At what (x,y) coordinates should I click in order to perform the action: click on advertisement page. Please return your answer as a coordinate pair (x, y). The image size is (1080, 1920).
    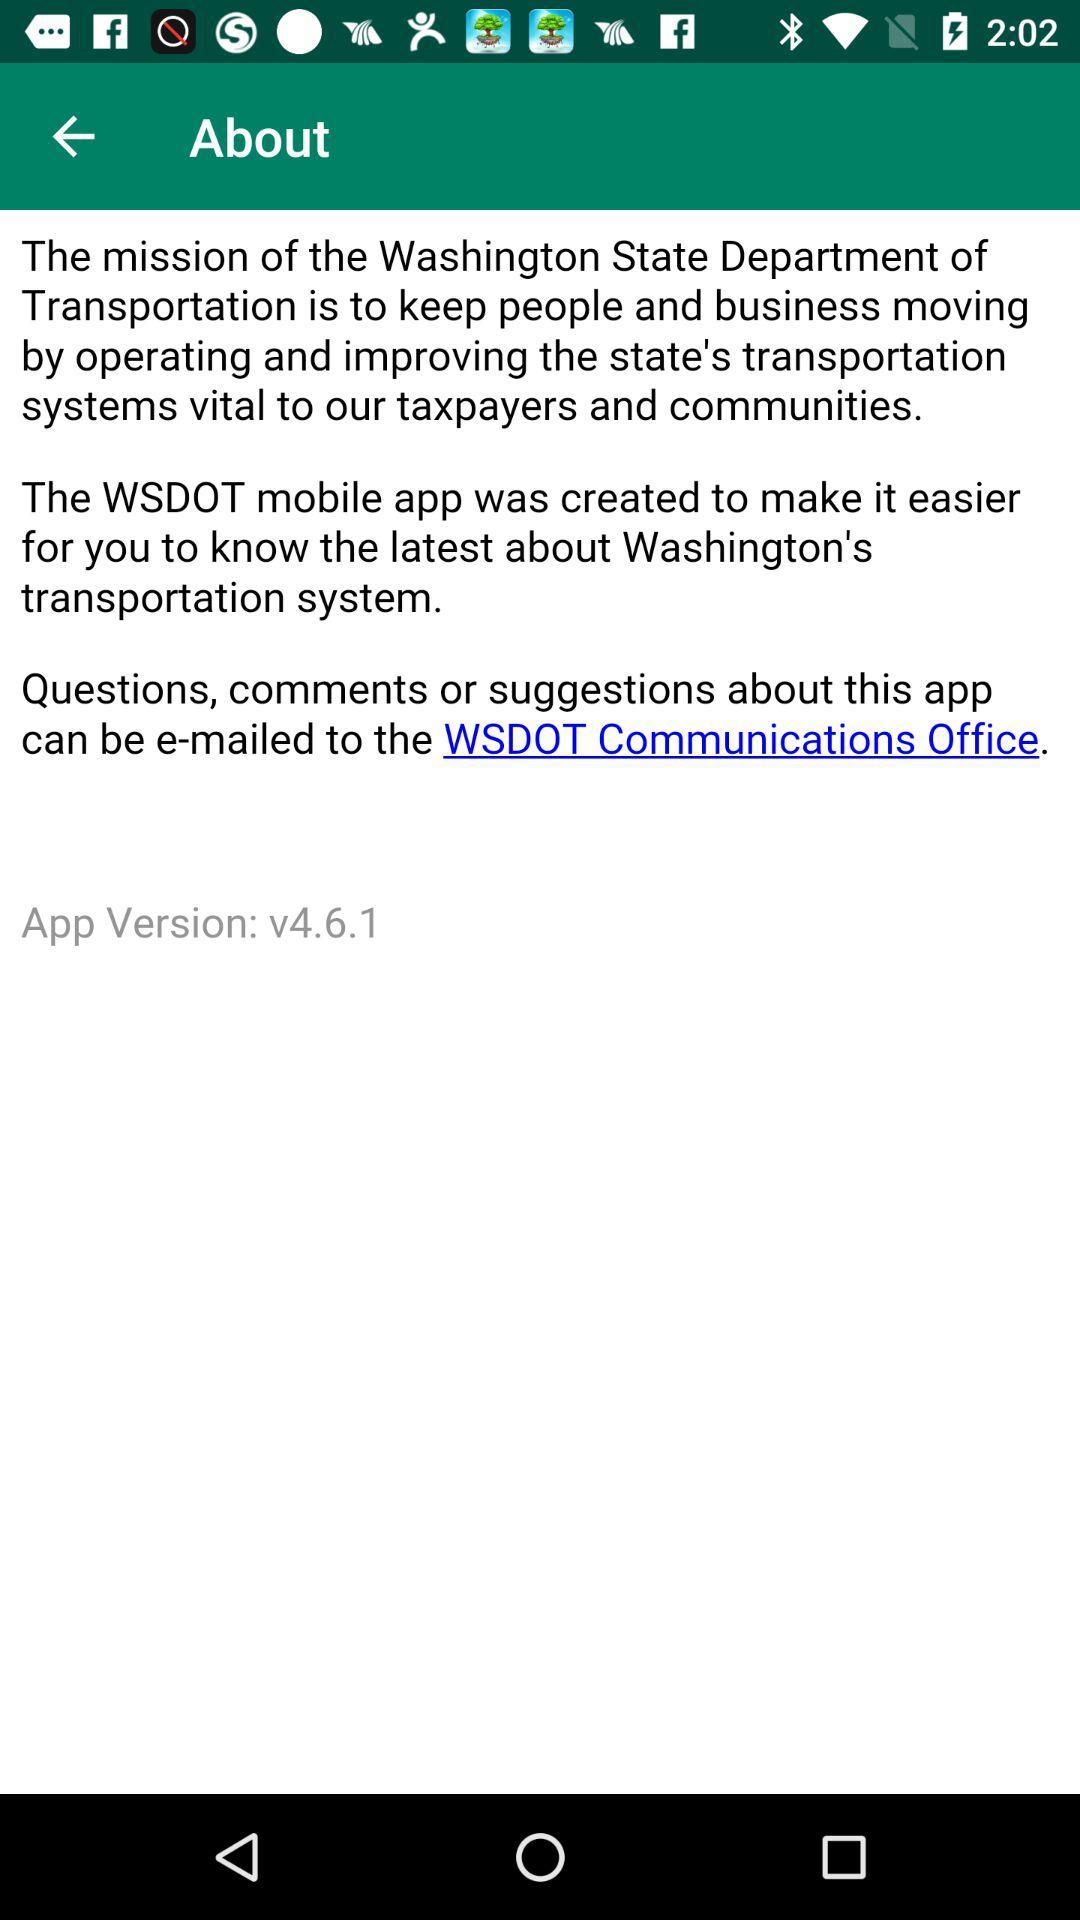
    Looking at the image, I should click on (540, 1002).